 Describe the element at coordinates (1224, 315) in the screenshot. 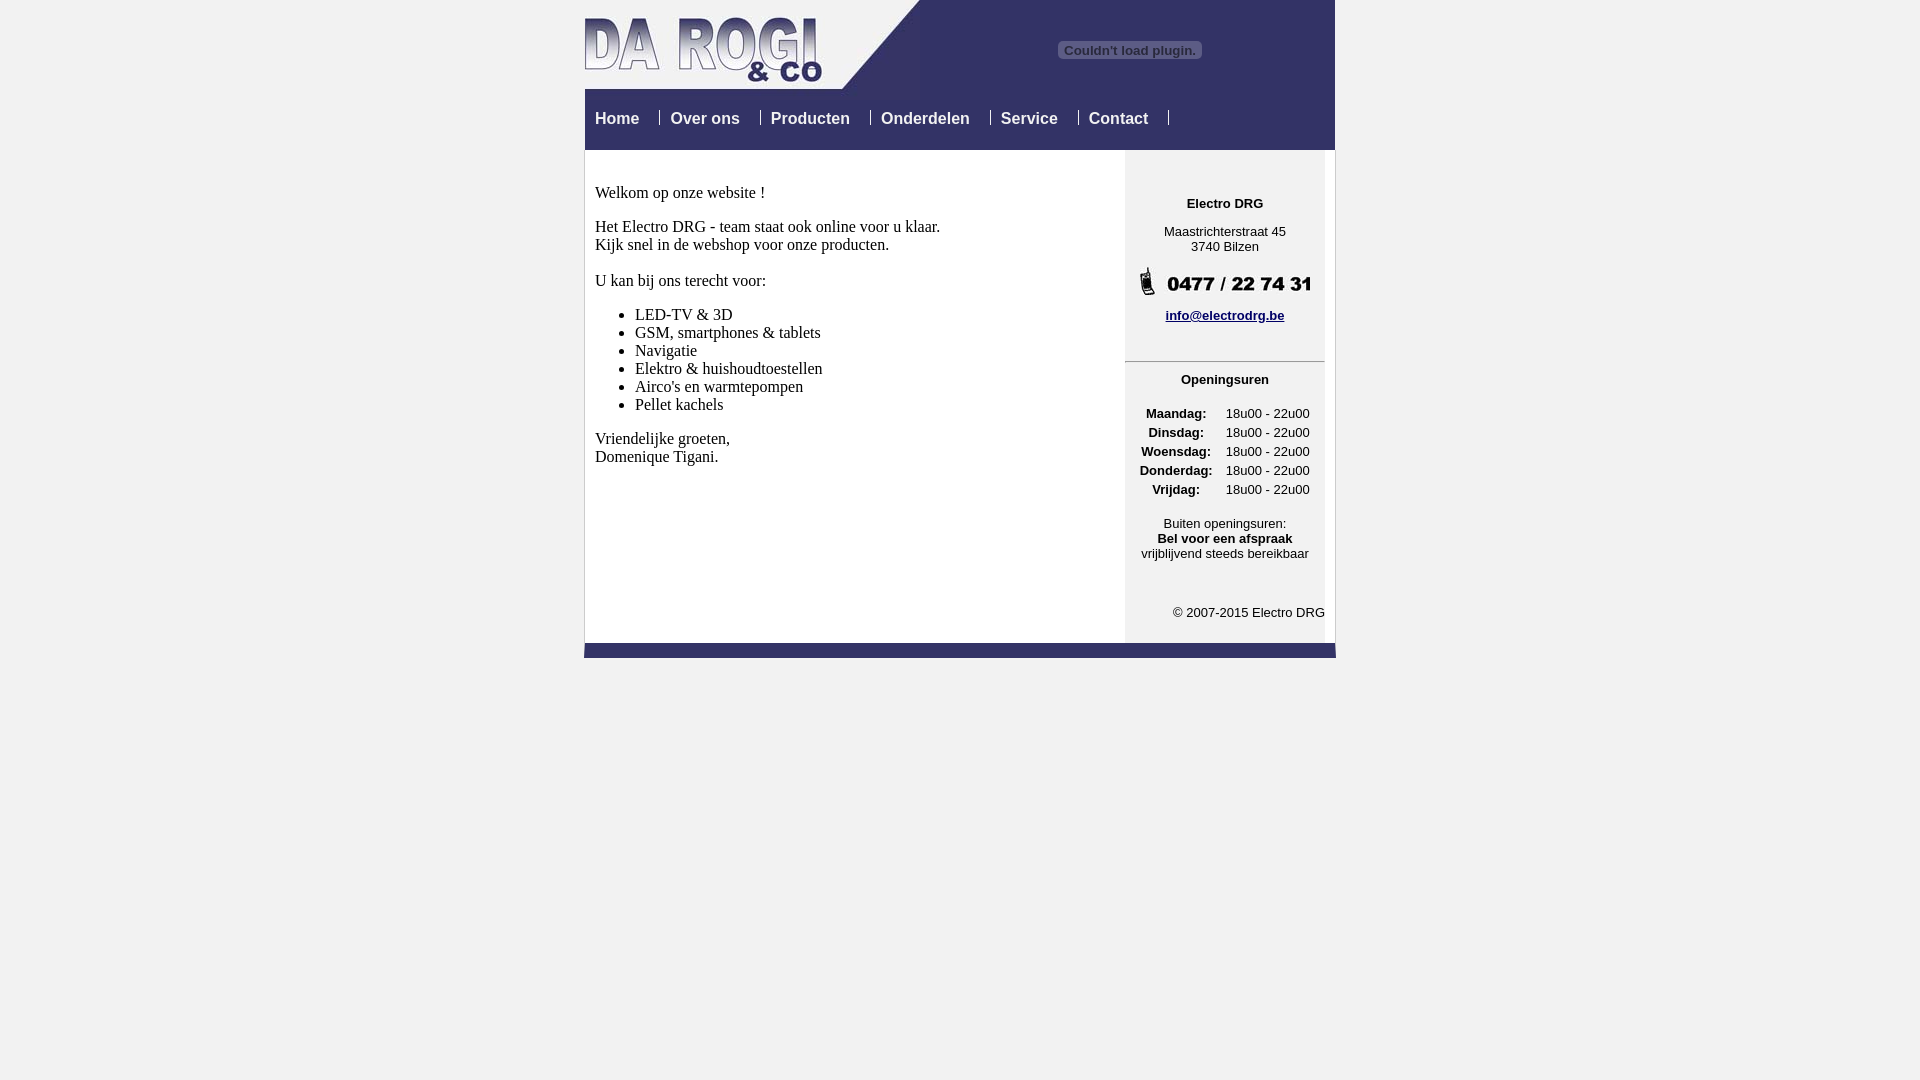

I see `'info@electrodrg.be'` at that location.